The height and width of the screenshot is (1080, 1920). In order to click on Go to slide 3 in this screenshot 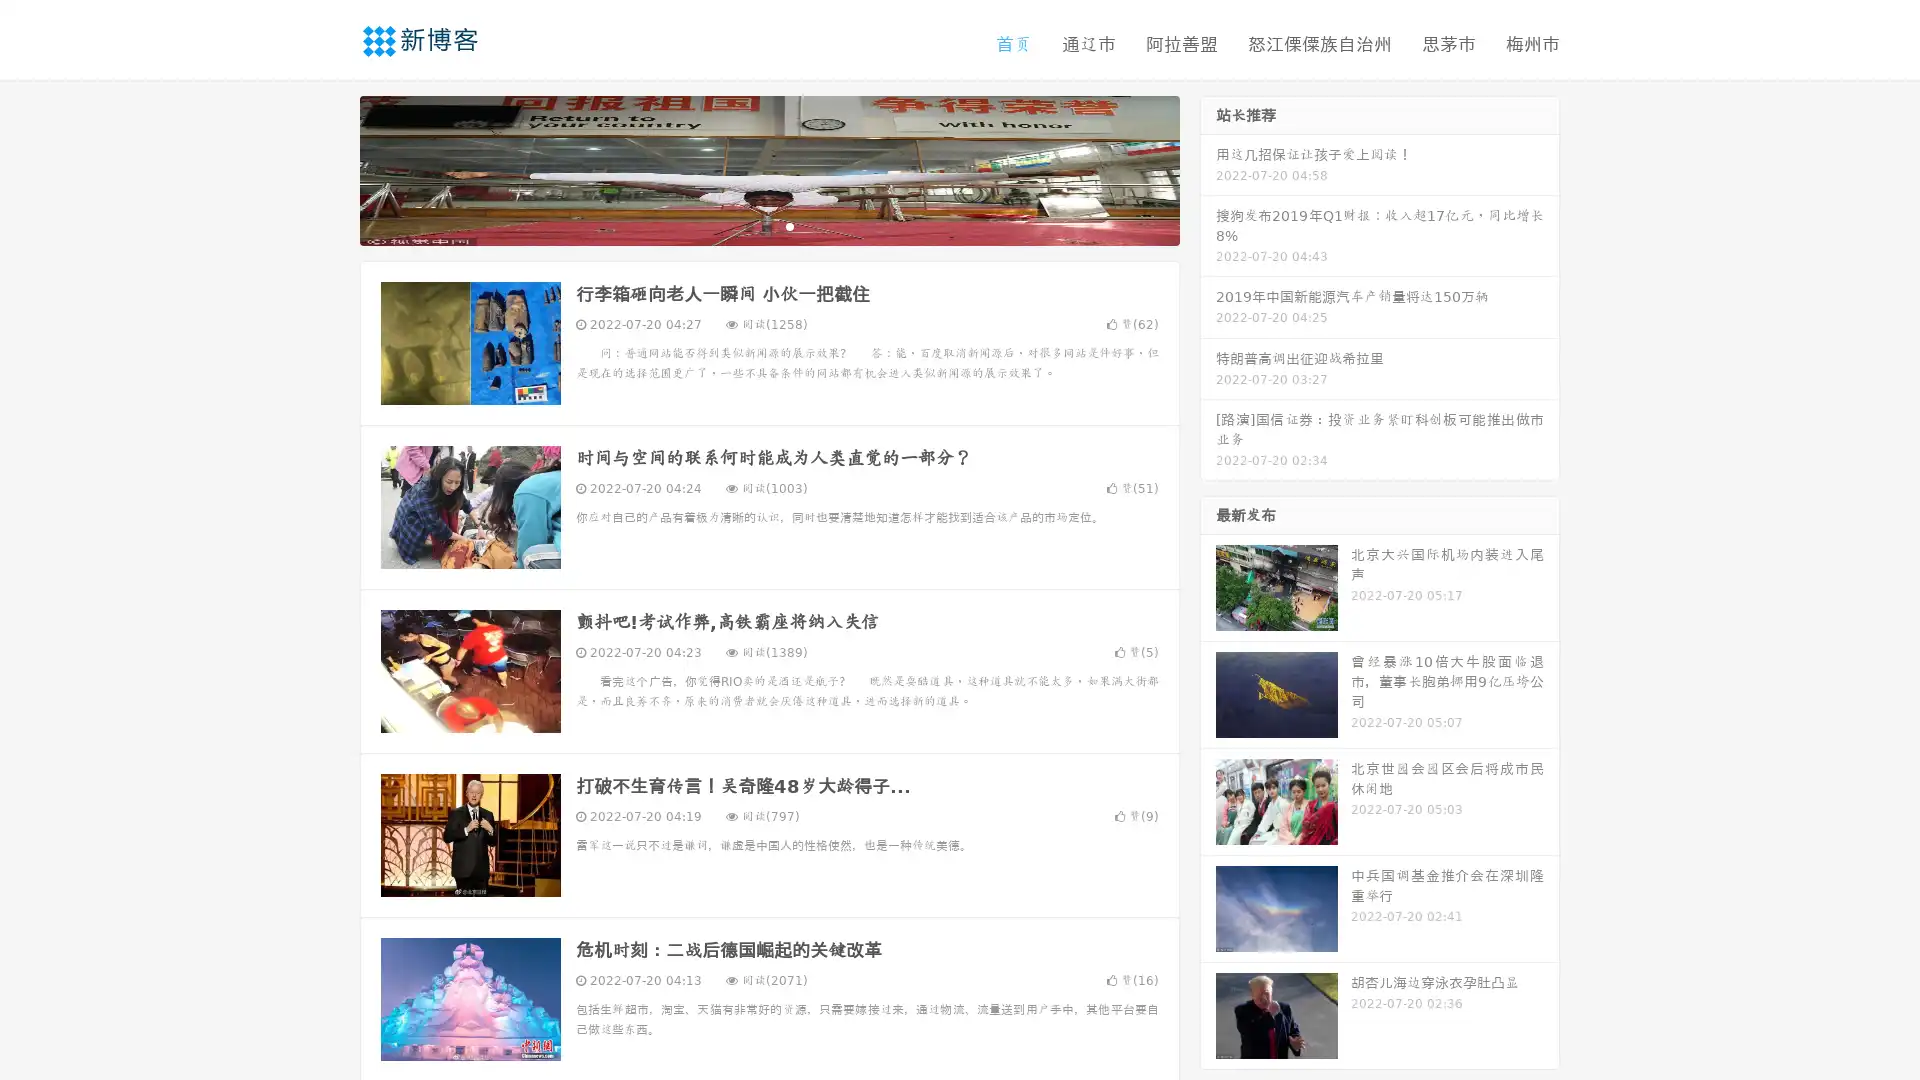, I will do `click(789, 225)`.